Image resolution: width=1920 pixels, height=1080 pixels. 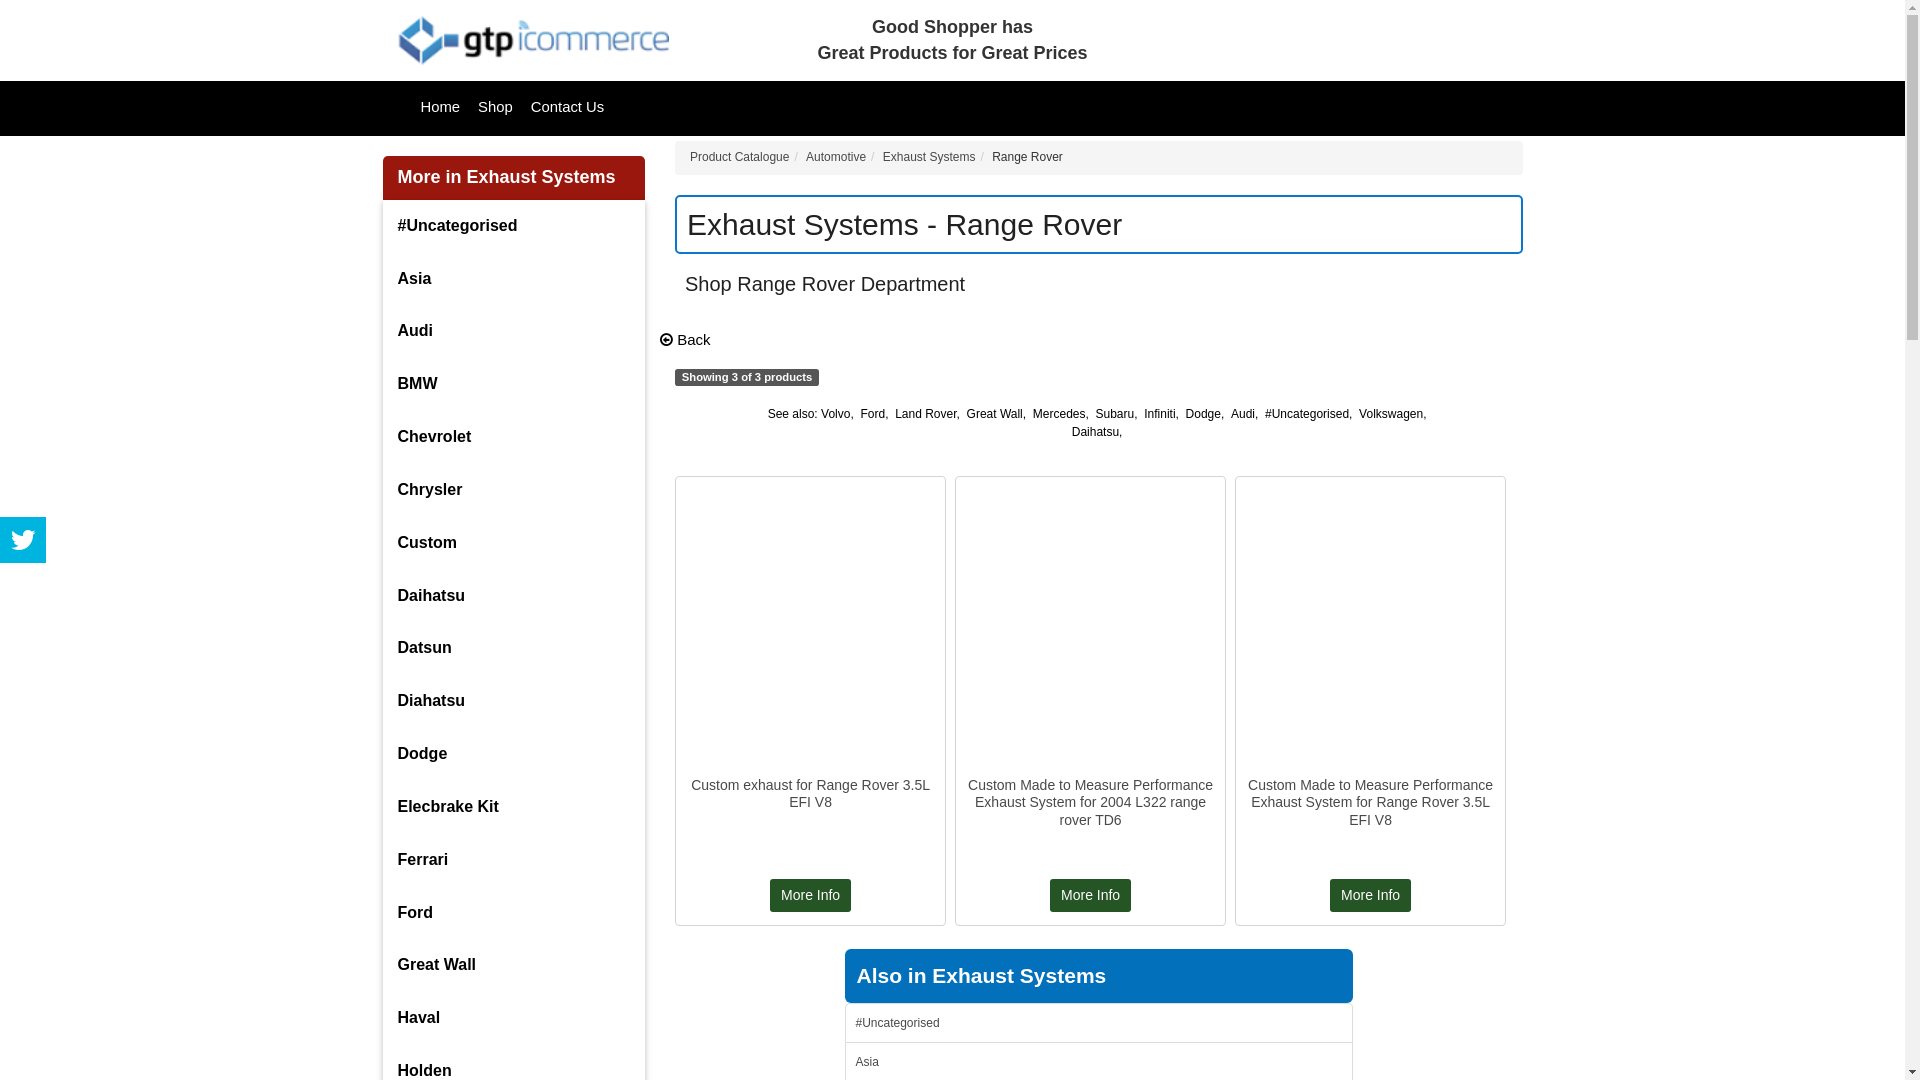 What do you see at coordinates (928, 156) in the screenshot?
I see `'Exhaust Systems'` at bounding box center [928, 156].